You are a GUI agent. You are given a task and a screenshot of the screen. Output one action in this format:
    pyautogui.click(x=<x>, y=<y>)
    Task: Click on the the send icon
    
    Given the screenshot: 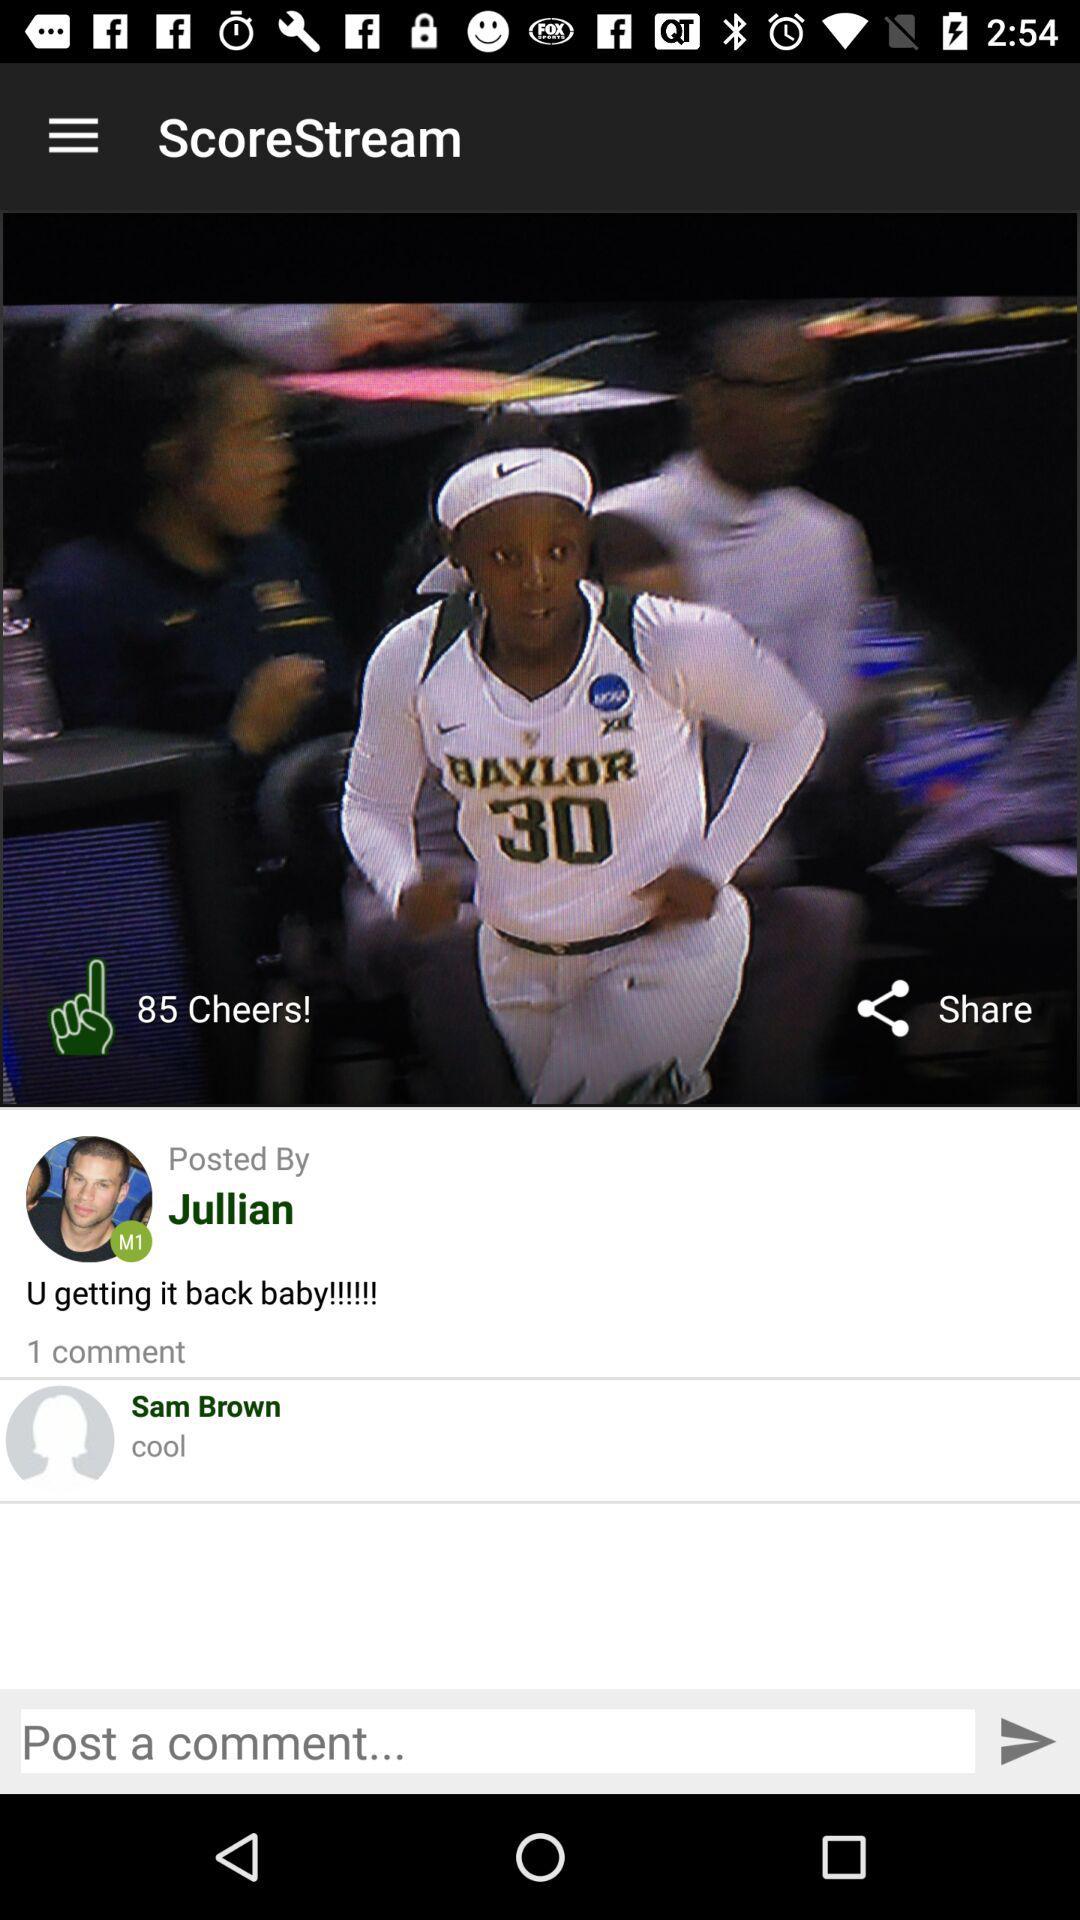 What is the action you would take?
    pyautogui.click(x=1027, y=1740)
    